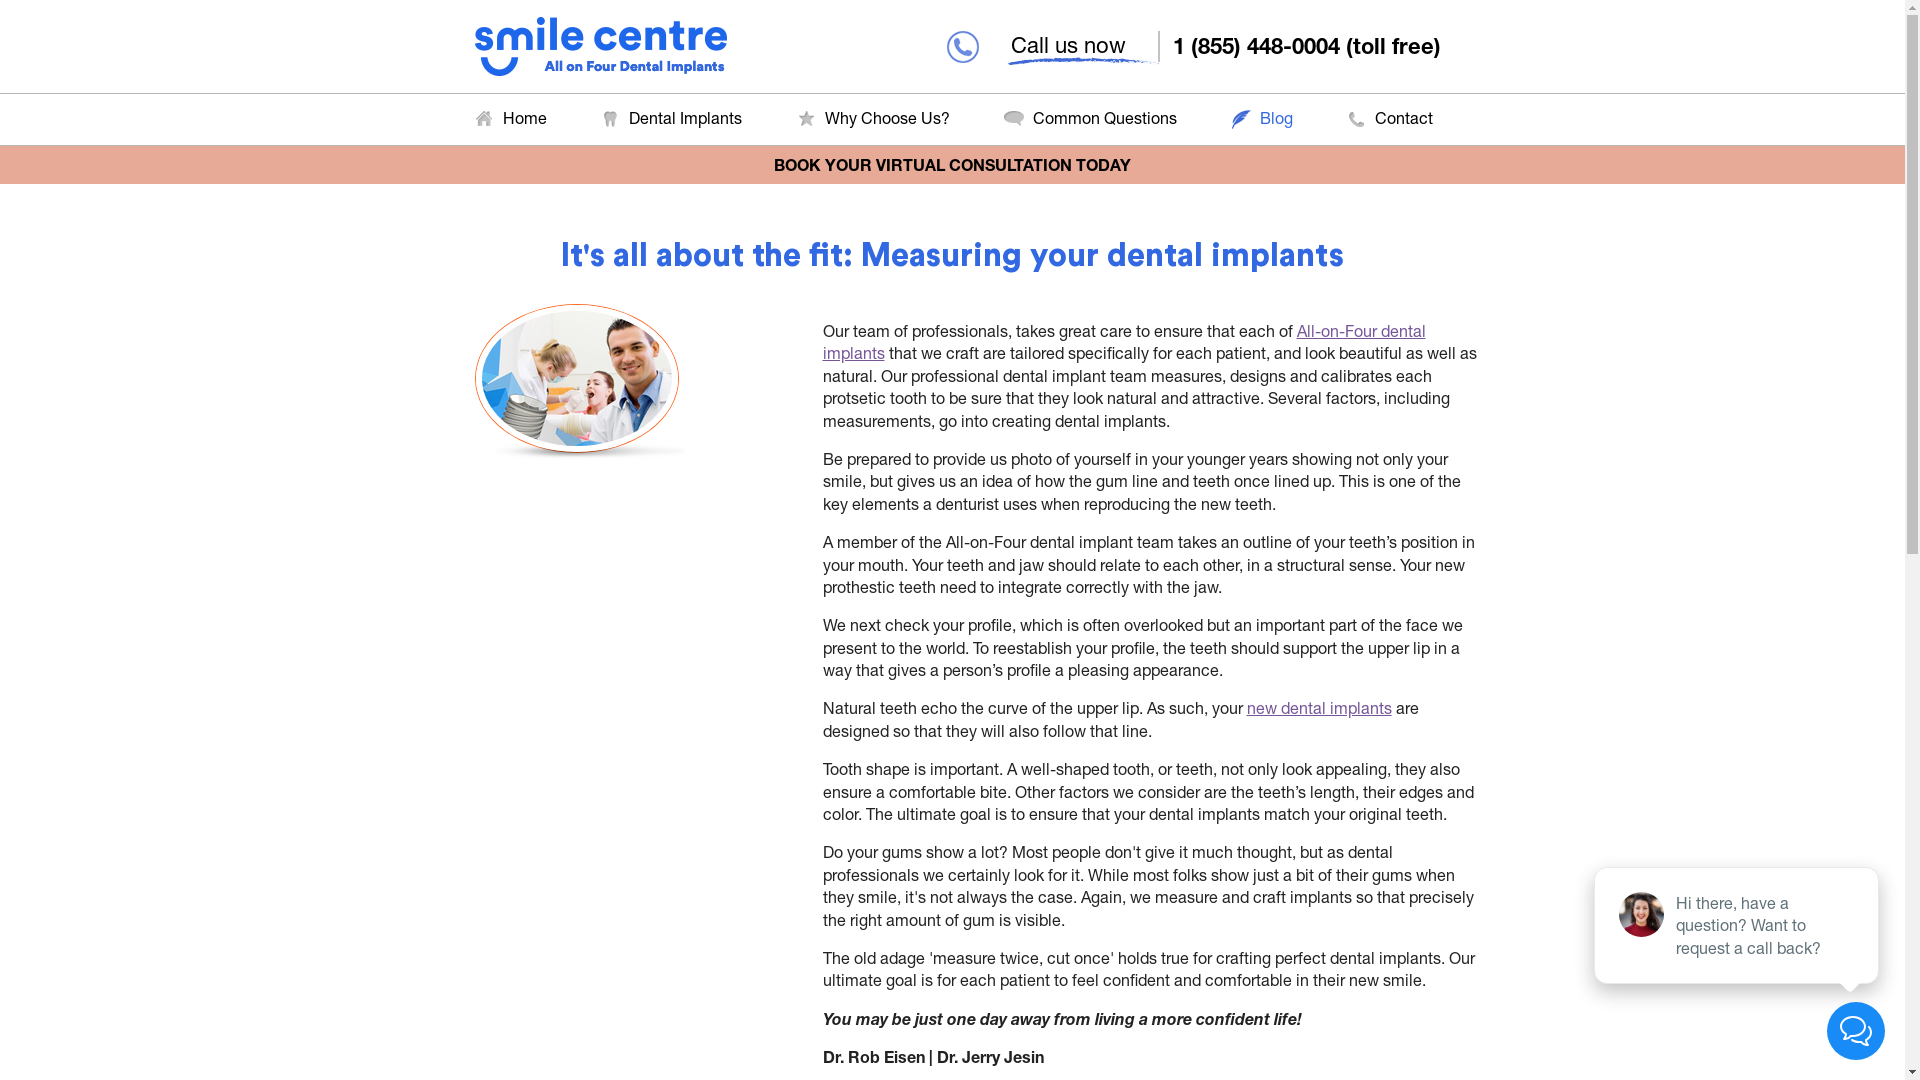 Image resolution: width=1920 pixels, height=1080 pixels. What do you see at coordinates (509, 117) in the screenshot?
I see `'Home'` at bounding box center [509, 117].